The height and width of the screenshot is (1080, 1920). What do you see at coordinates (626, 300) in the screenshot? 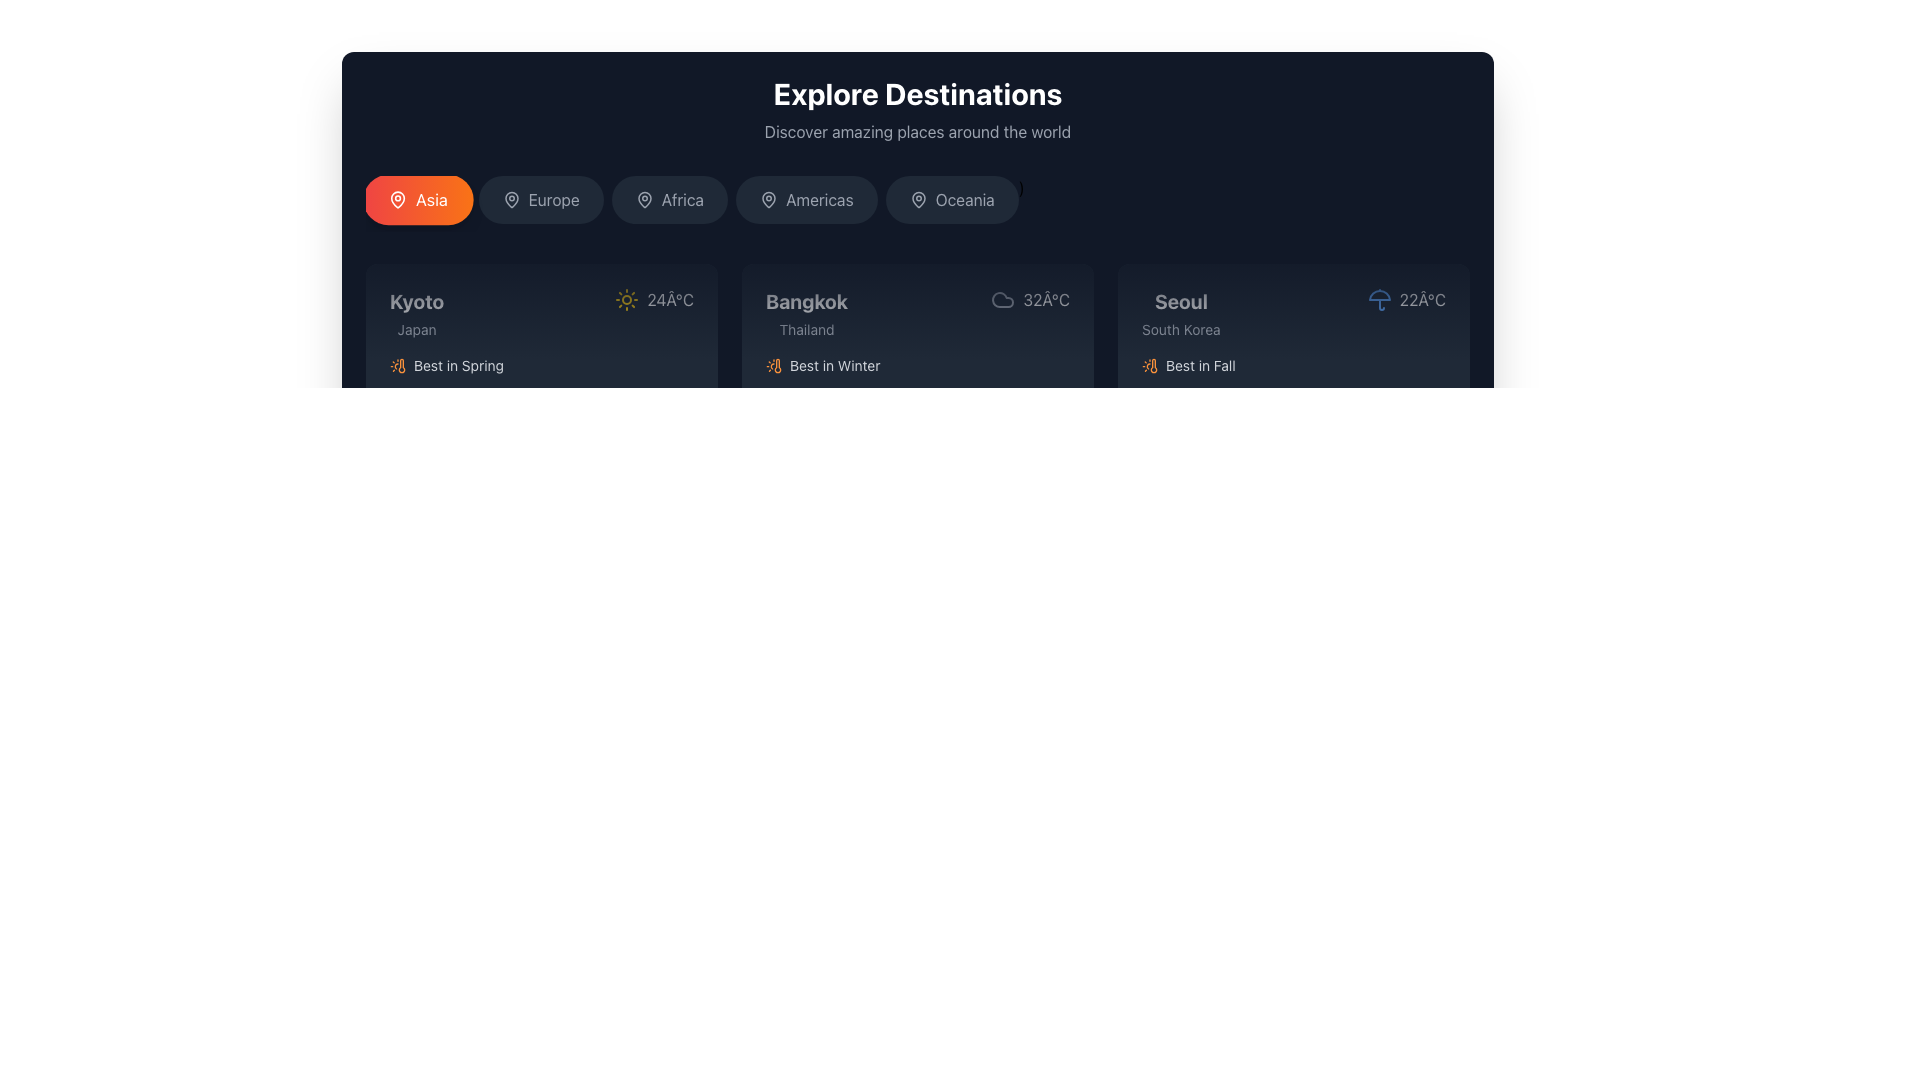
I see `the sun icon, which is a stylistic graphic with rays extending outward, located to the left of the '24°C' temperature in the weather card` at bounding box center [626, 300].